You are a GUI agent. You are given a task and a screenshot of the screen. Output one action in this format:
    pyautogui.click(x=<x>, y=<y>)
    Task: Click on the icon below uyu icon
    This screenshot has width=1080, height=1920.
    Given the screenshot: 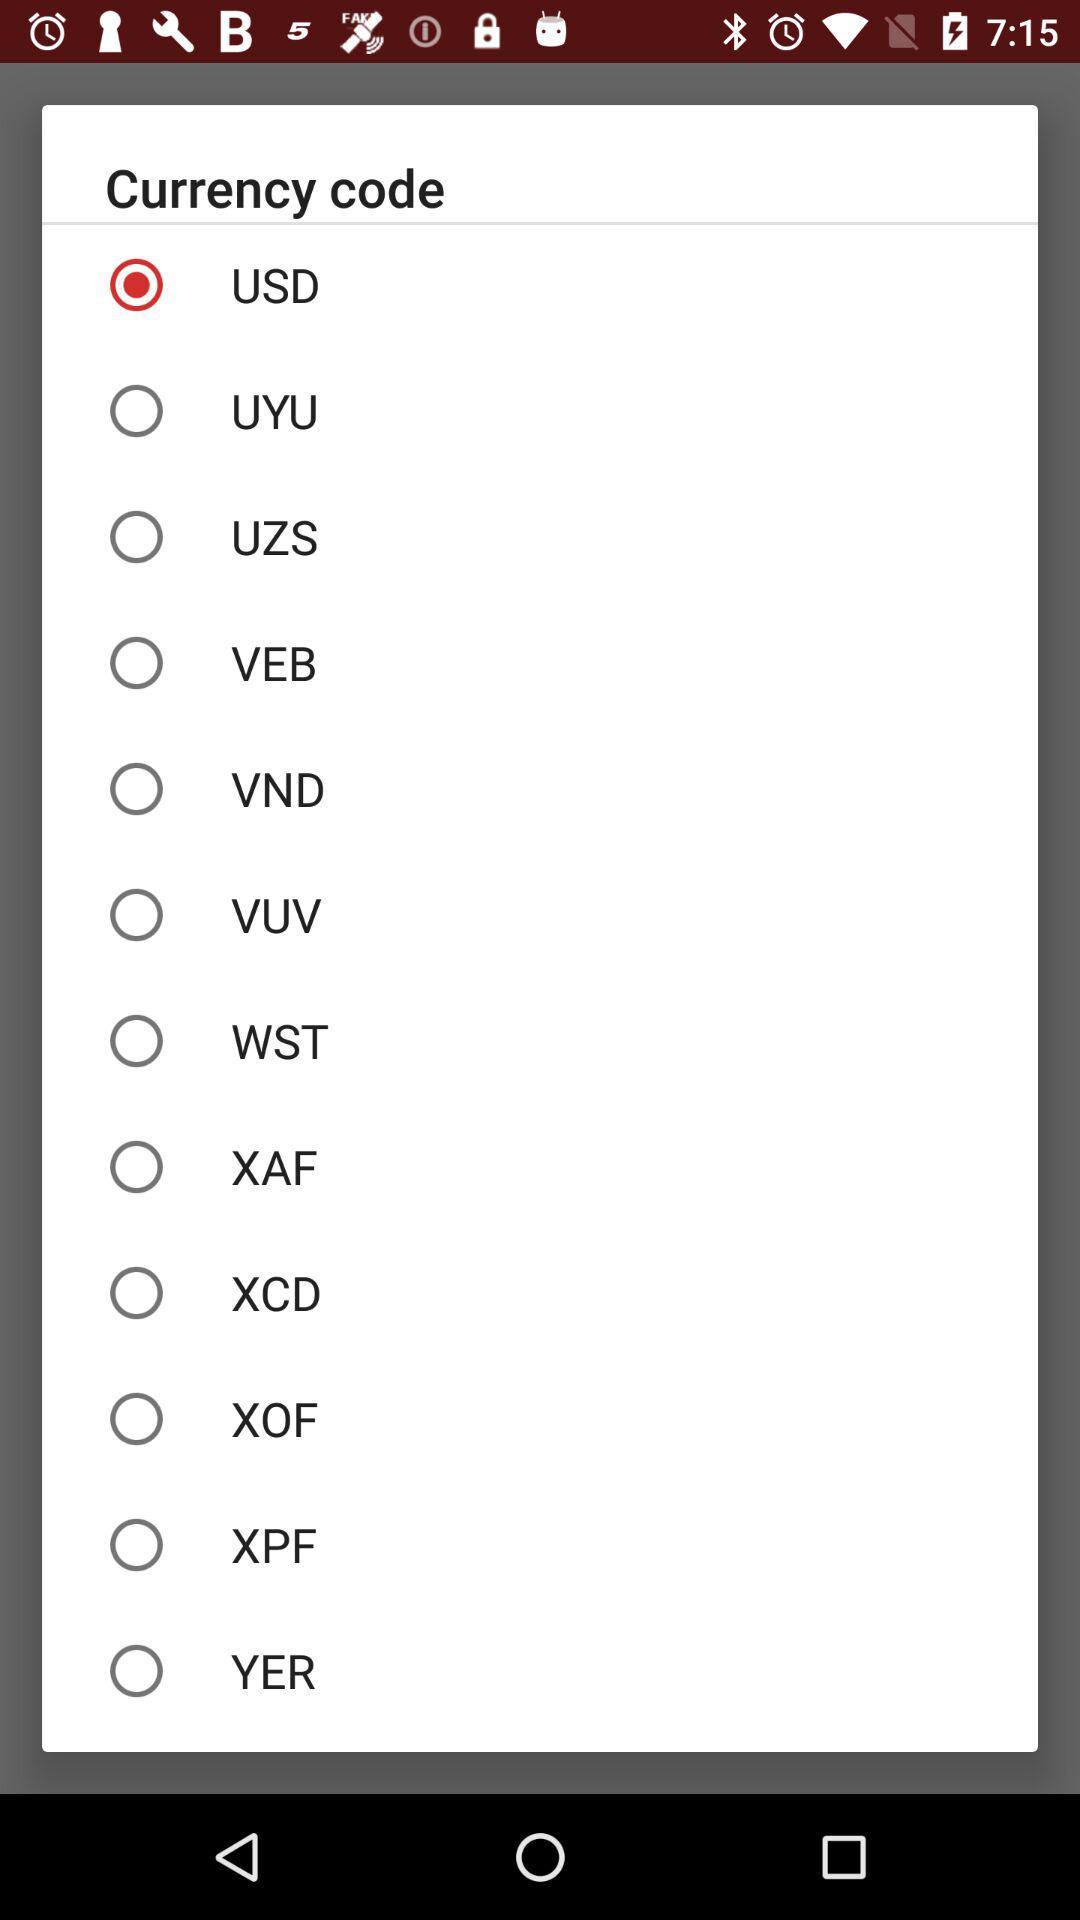 What is the action you would take?
    pyautogui.click(x=540, y=537)
    